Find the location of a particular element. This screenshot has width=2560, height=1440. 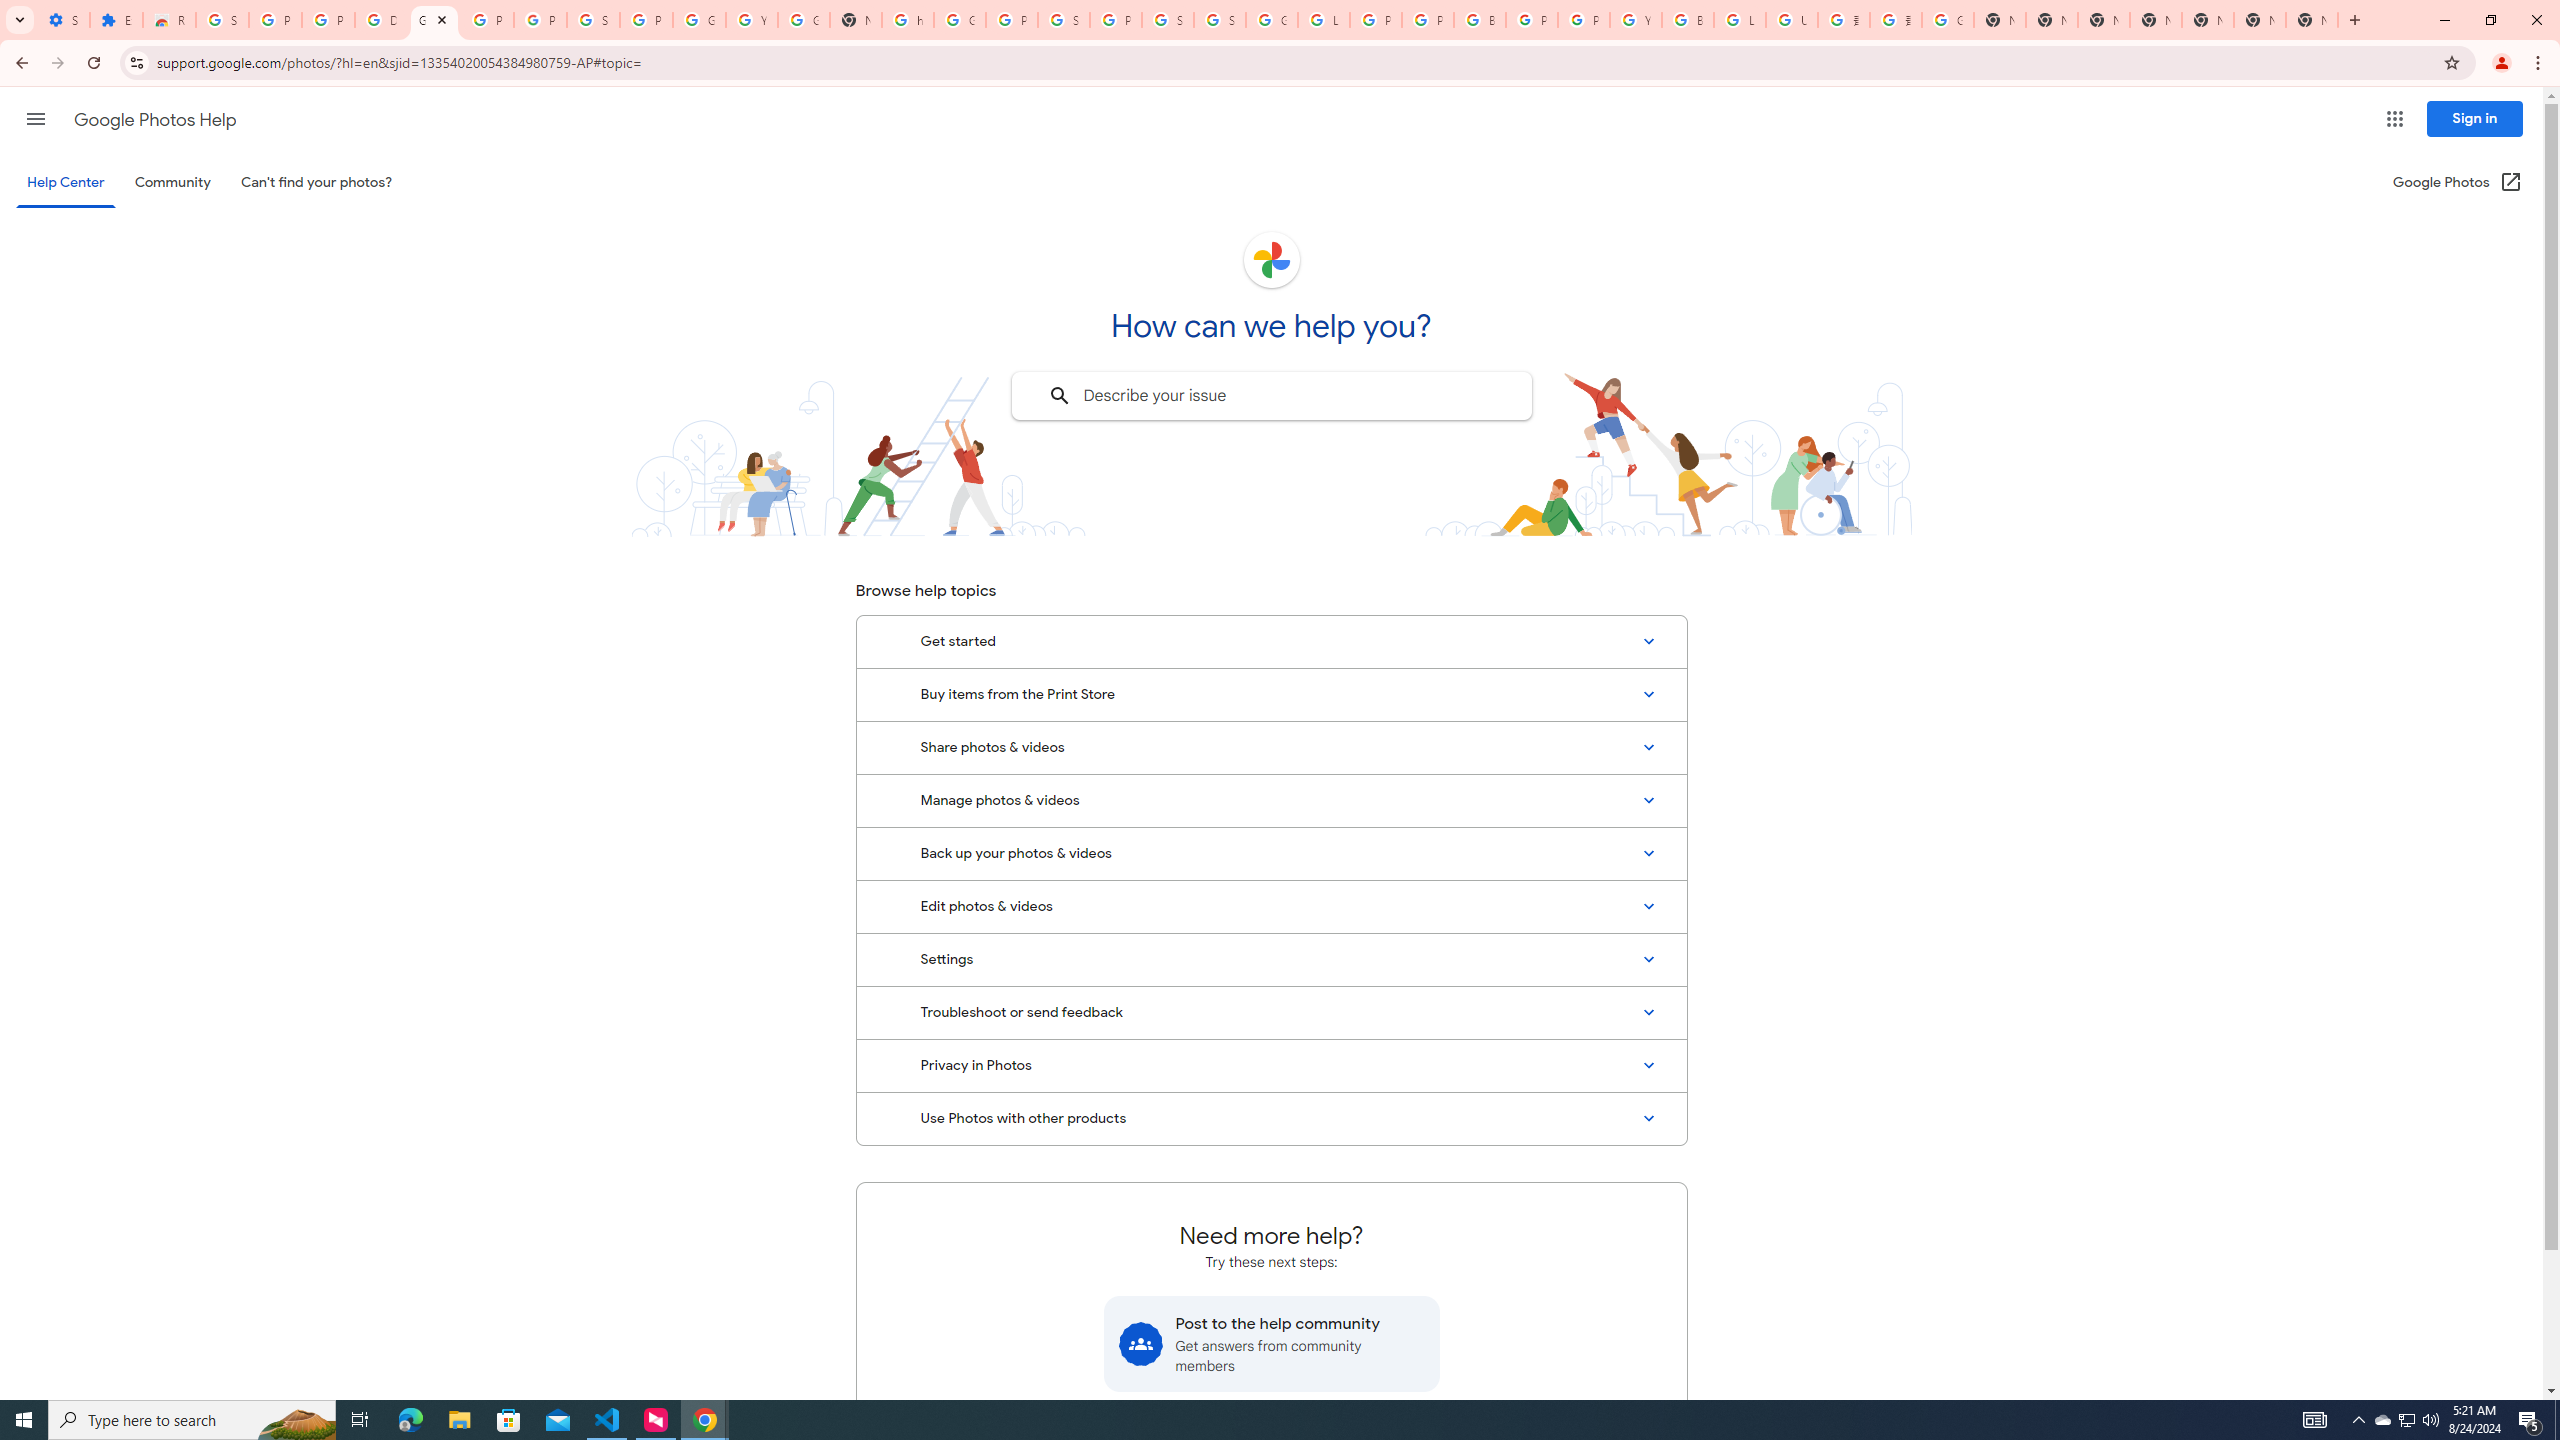

'Share photos & videos' is located at coordinates (1271, 747).